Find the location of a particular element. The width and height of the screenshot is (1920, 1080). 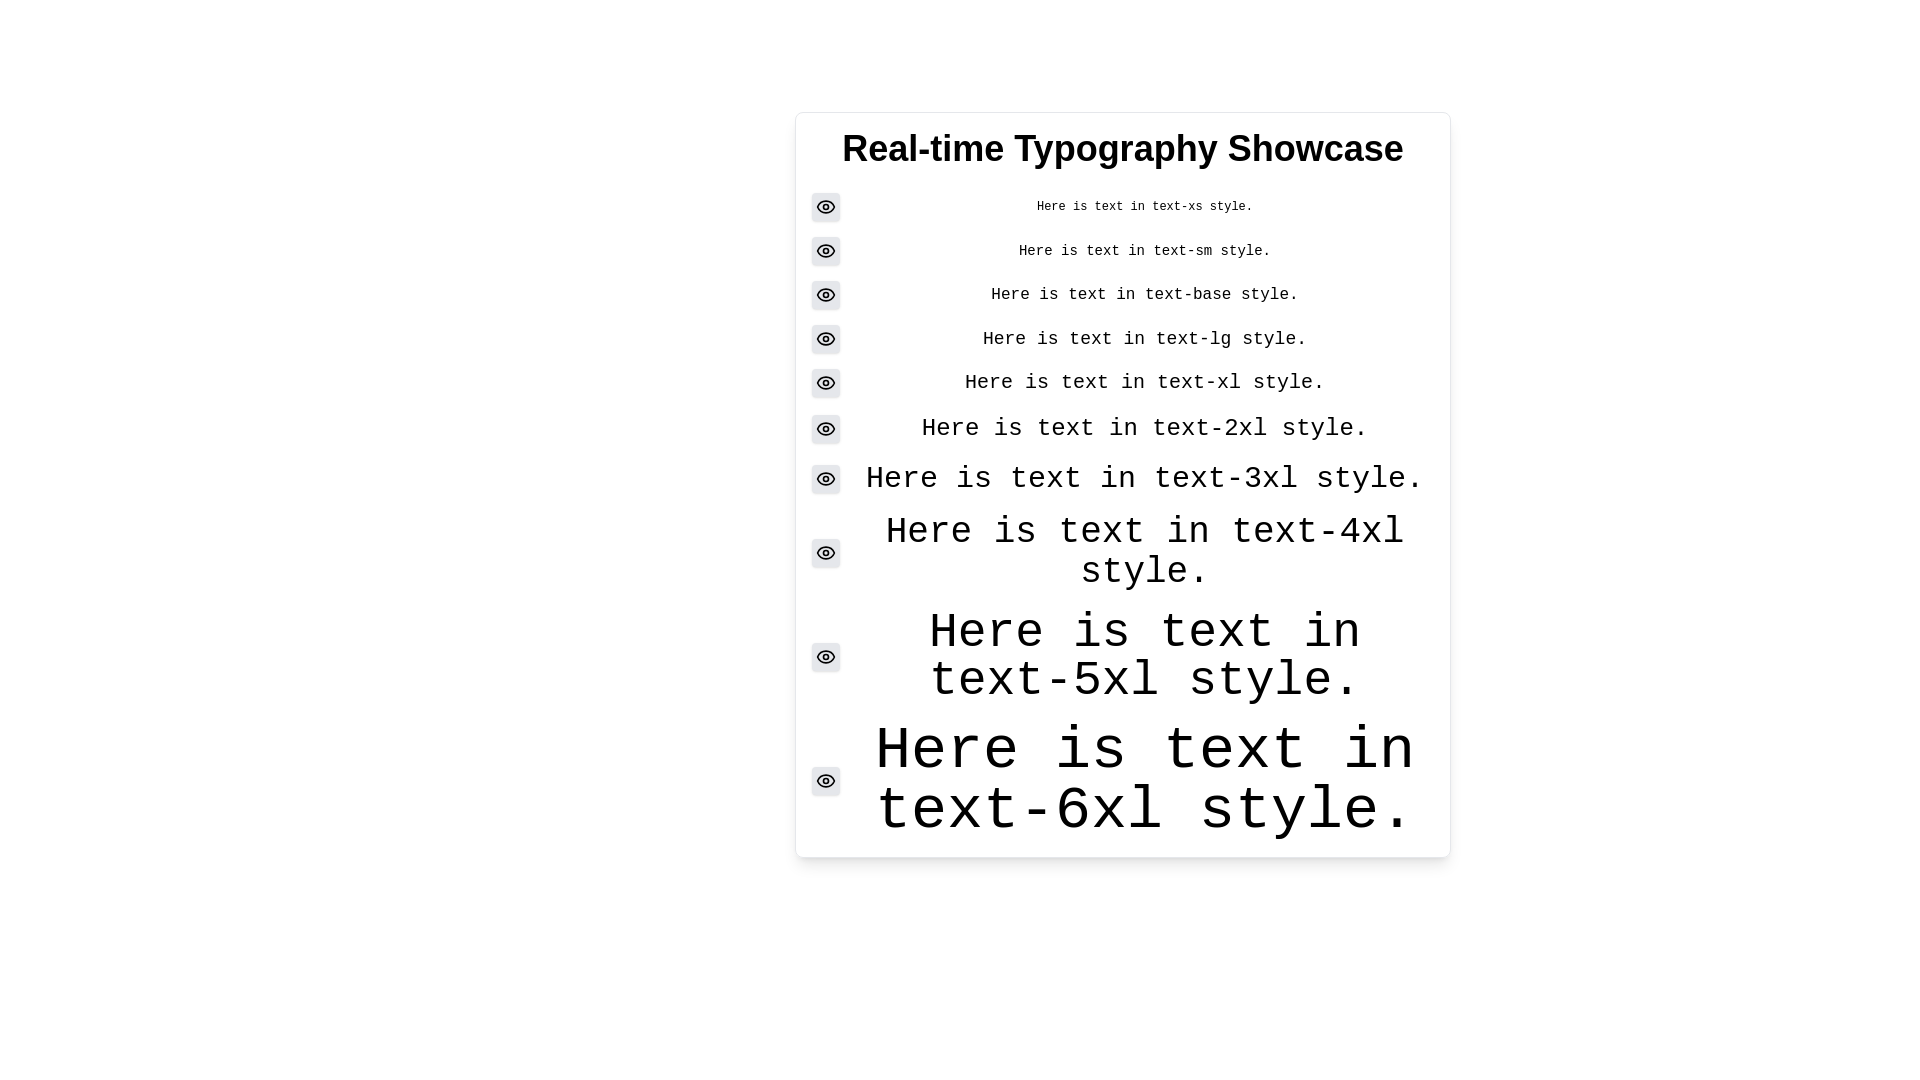

the text element that reads 'Here is text in text-base style', which is styled with a monospace font and positioned to the right of smaller interactive elements with an eye icon is located at coordinates (1145, 294).